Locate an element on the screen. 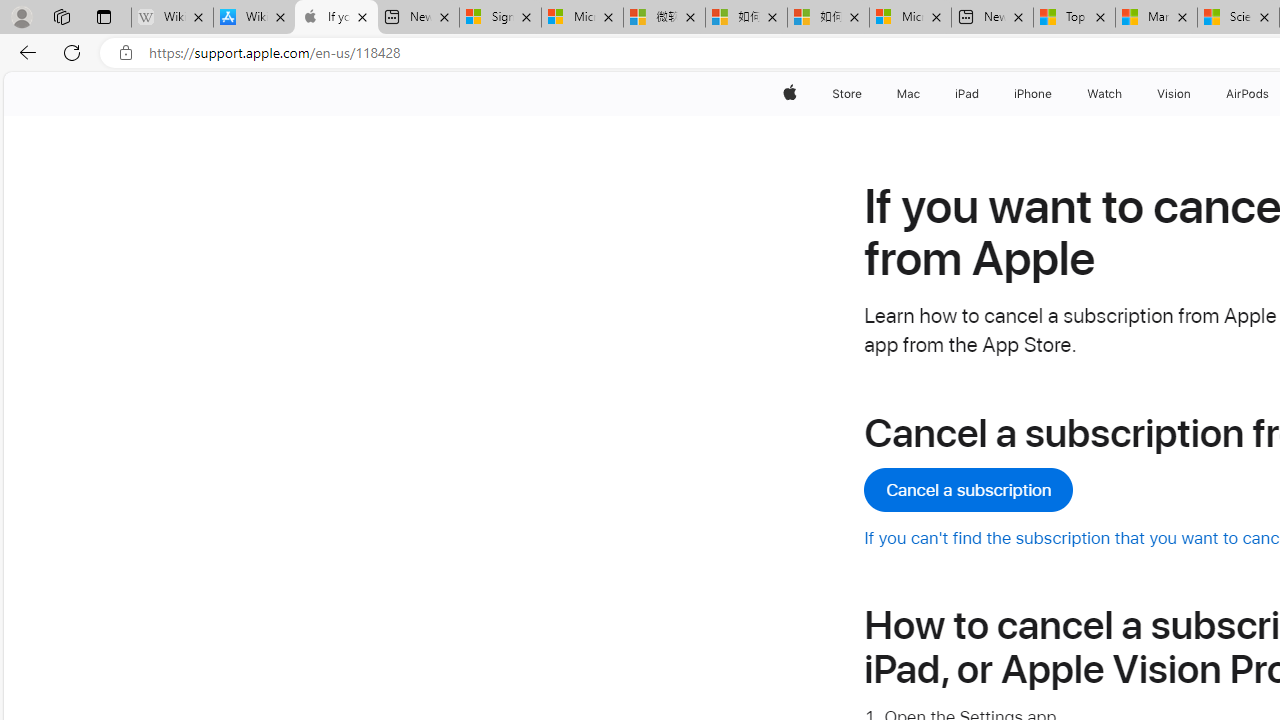  'Apple' is located at coordinates (788, 93).